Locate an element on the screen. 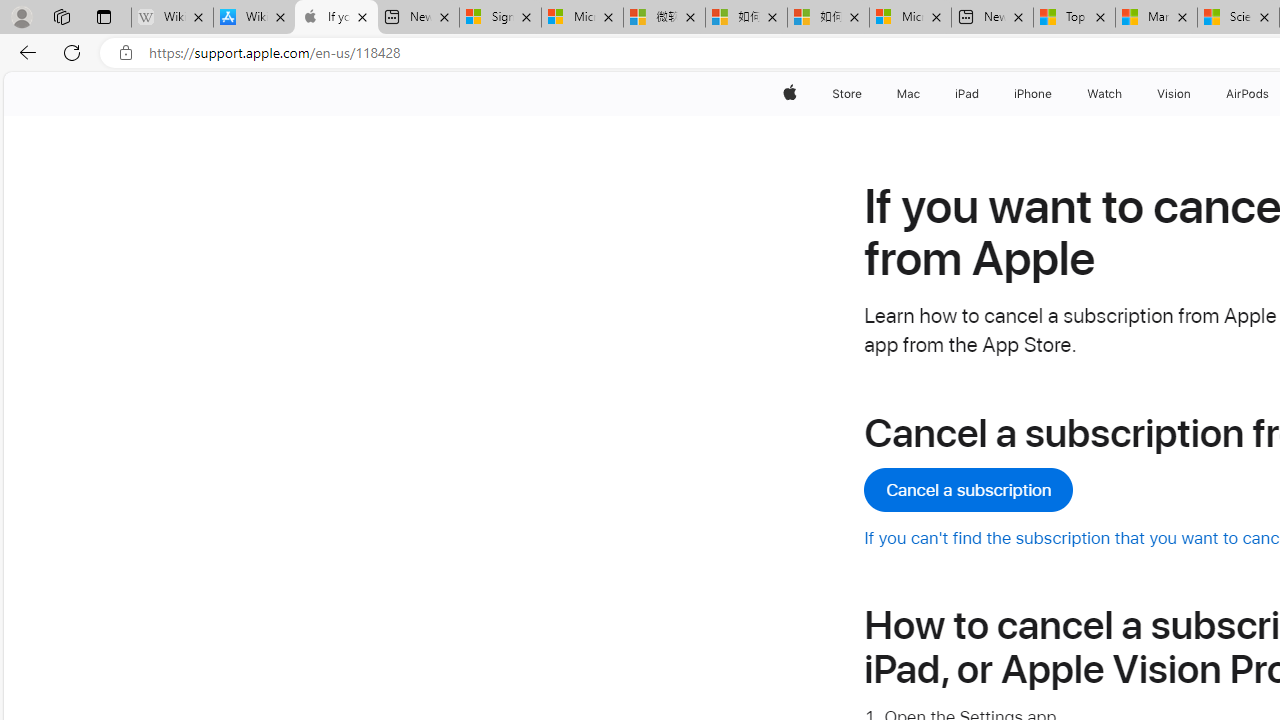  'Apple' is located at coordinates (788, 93).